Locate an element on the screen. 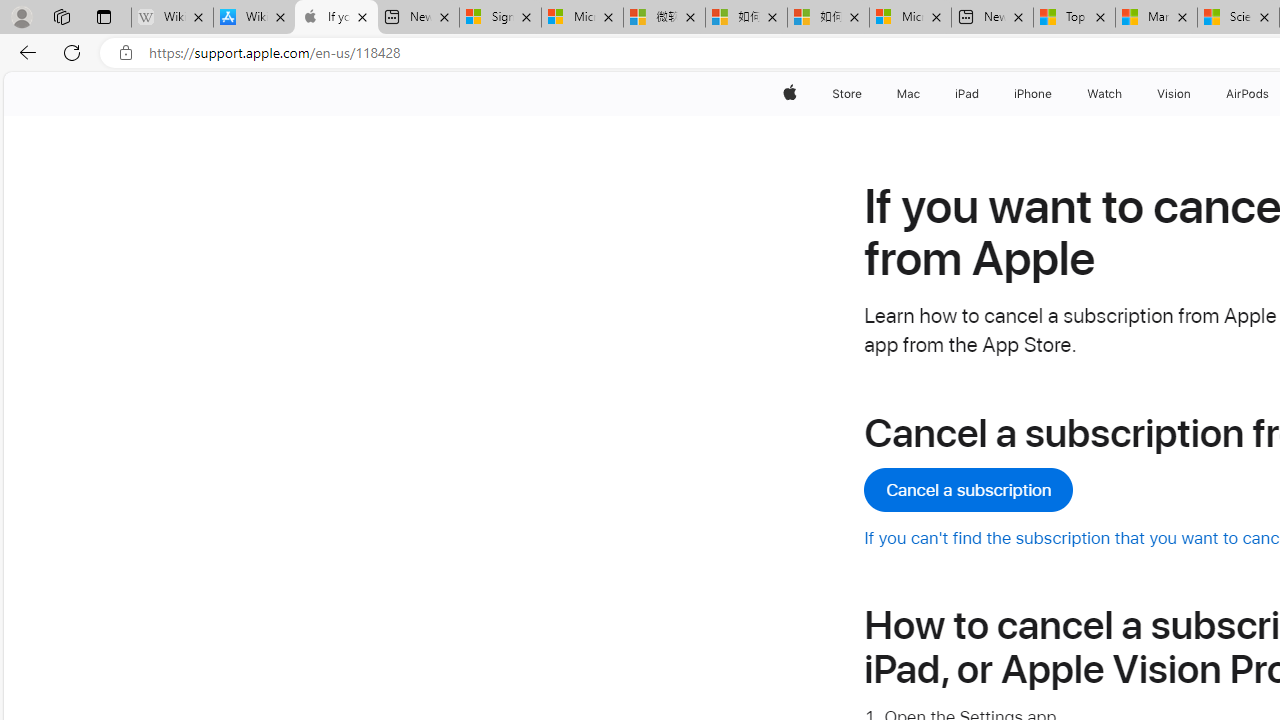  'Apple' is located at coordinates (788, 93).